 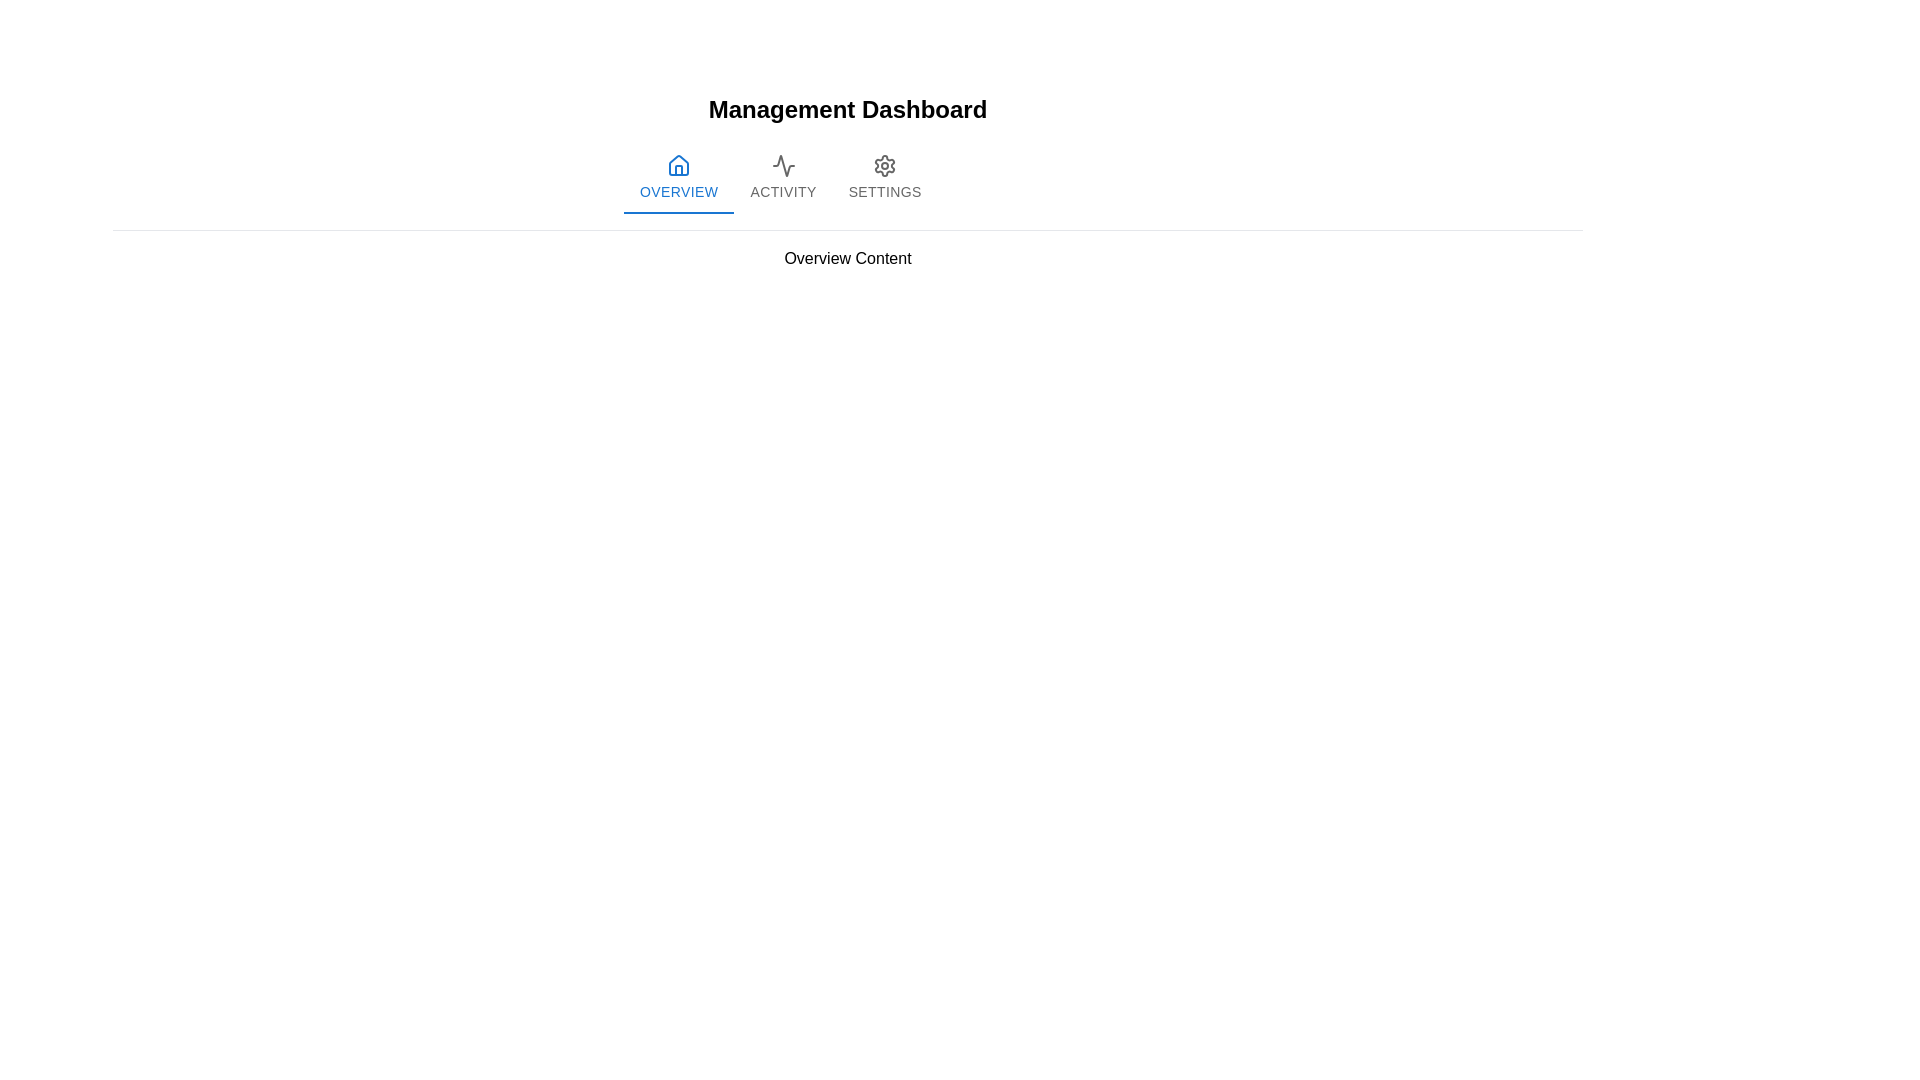 What do you see at coordinates (679, 165) in the screenshot?
I see `the 'Overview' tab icon located in the top navigation bar, positioned at the leftmost side` at bounding box center [679, 165].